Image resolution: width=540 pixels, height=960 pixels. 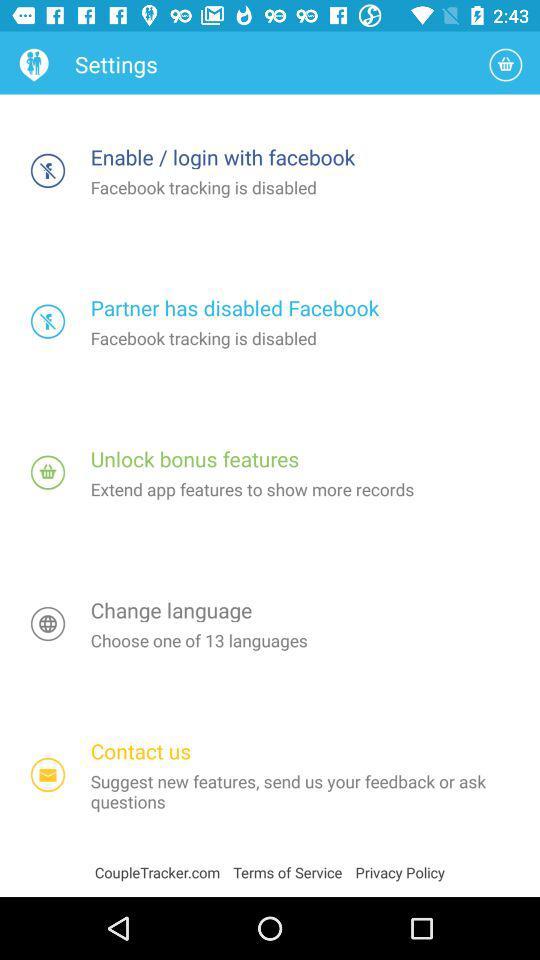 I want to click on enable facebook login, so click(x=48, y=169).